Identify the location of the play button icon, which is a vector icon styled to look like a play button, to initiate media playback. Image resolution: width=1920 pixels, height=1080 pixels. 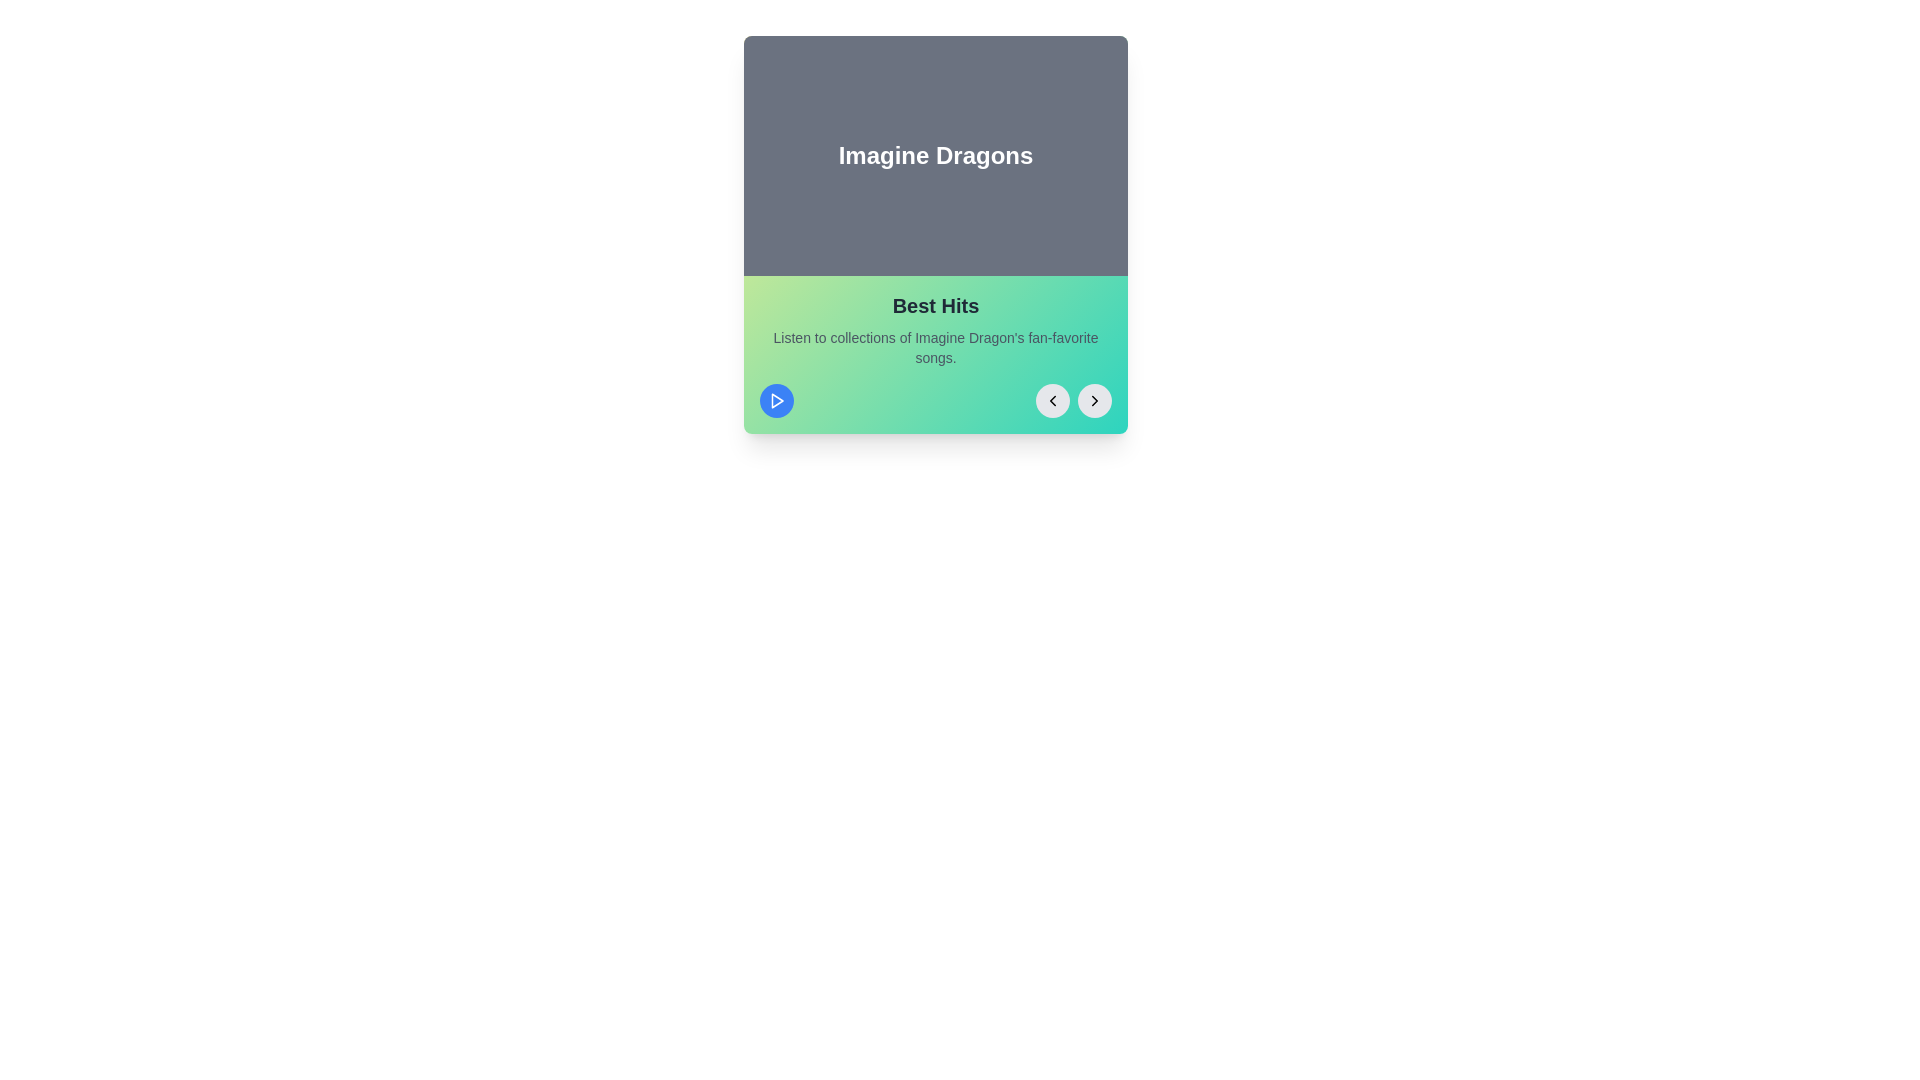
(776, 401).